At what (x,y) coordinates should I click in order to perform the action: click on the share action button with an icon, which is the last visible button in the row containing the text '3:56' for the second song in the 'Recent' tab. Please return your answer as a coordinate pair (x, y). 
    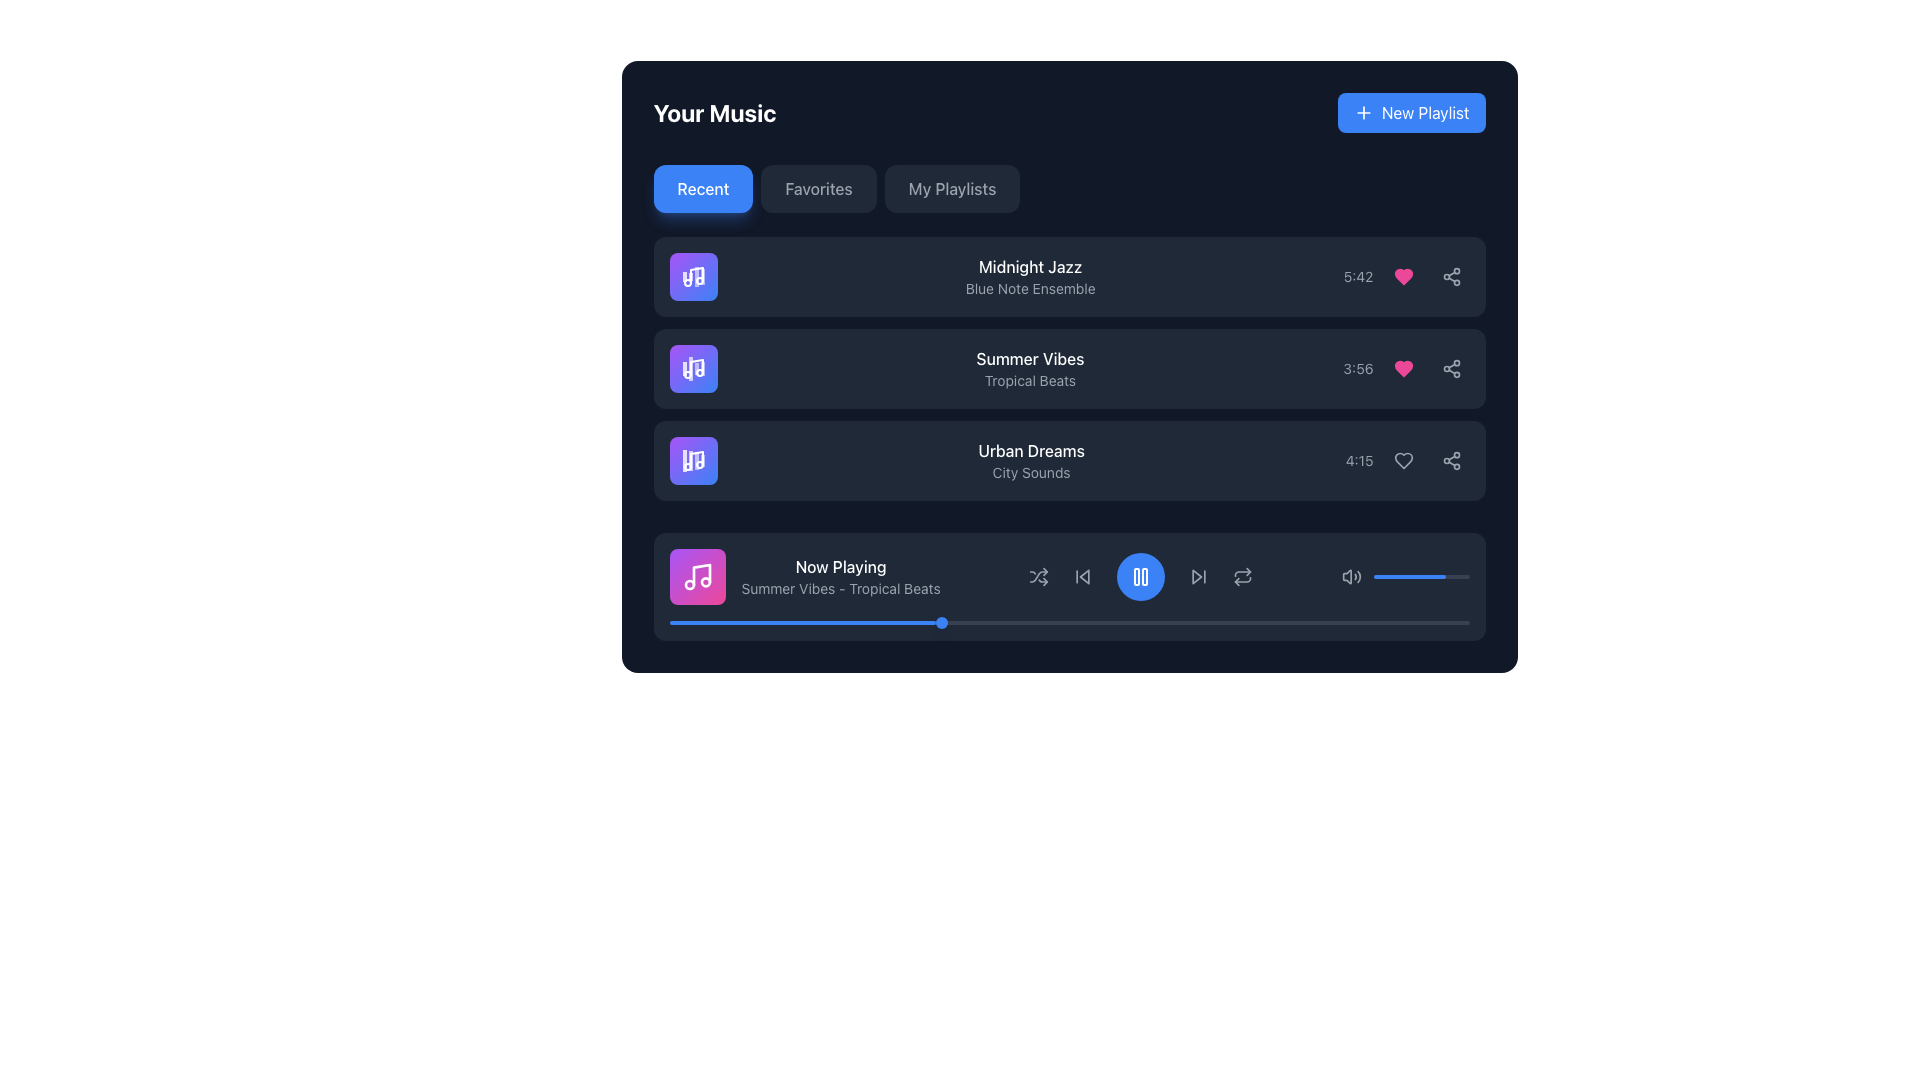
    Looking at the image, I should click on (1451, 369).